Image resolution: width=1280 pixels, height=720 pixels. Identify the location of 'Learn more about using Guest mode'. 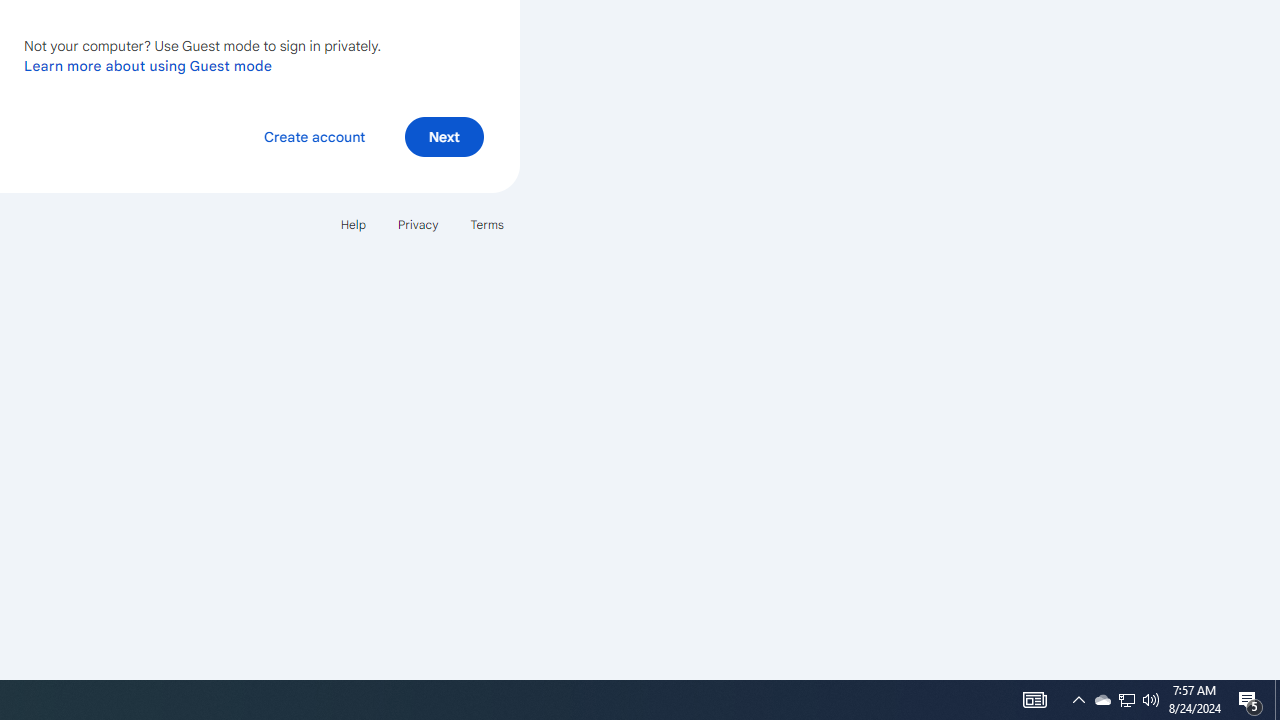
(147, 64).